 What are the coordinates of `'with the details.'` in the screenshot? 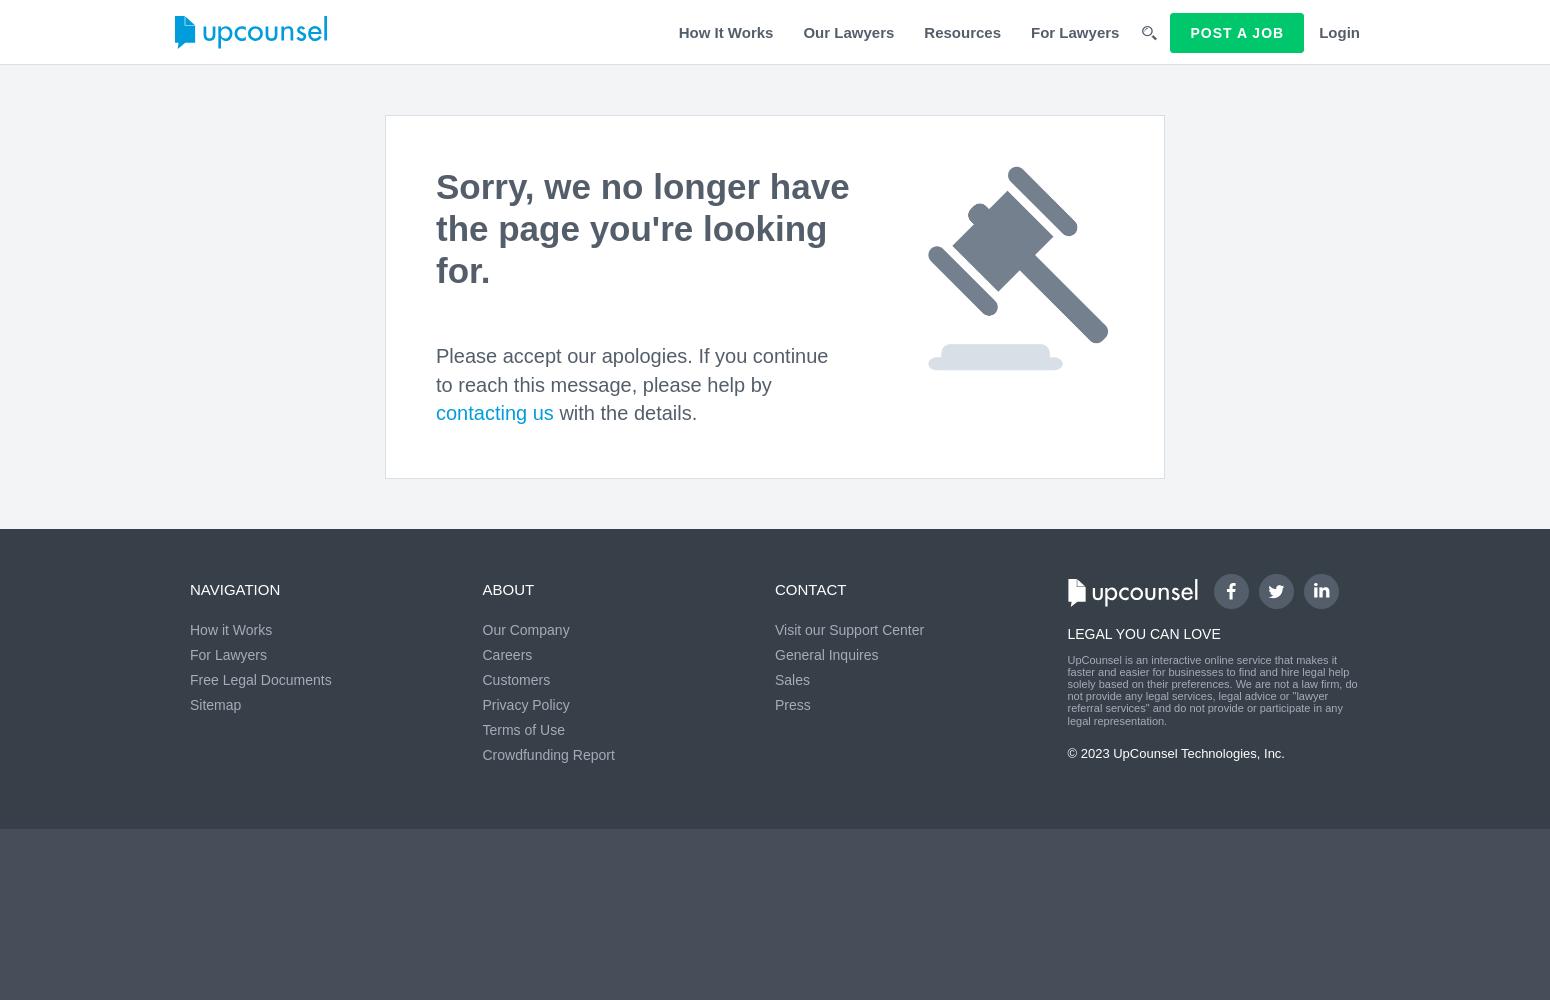 It's located at (623, 413).